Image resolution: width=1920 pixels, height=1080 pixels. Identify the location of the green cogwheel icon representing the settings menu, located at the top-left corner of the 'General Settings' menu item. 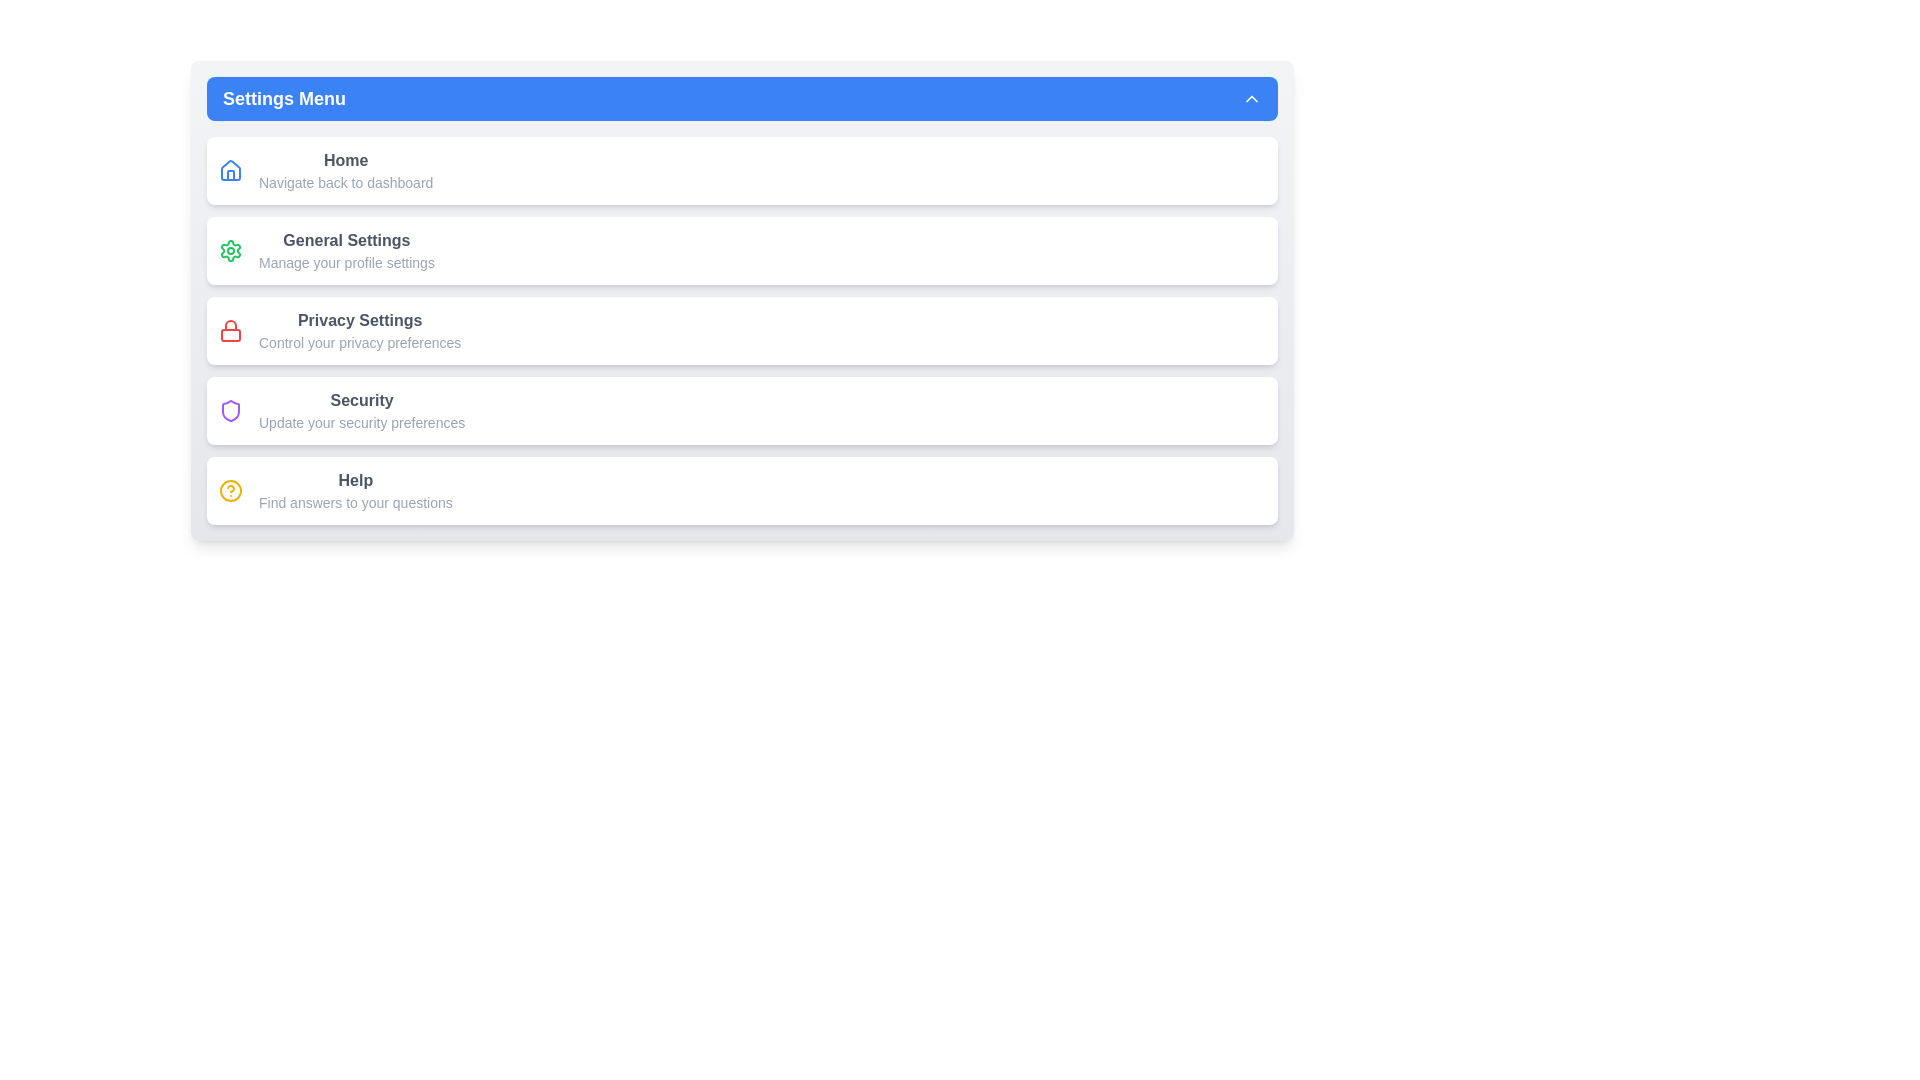
(230, 249).